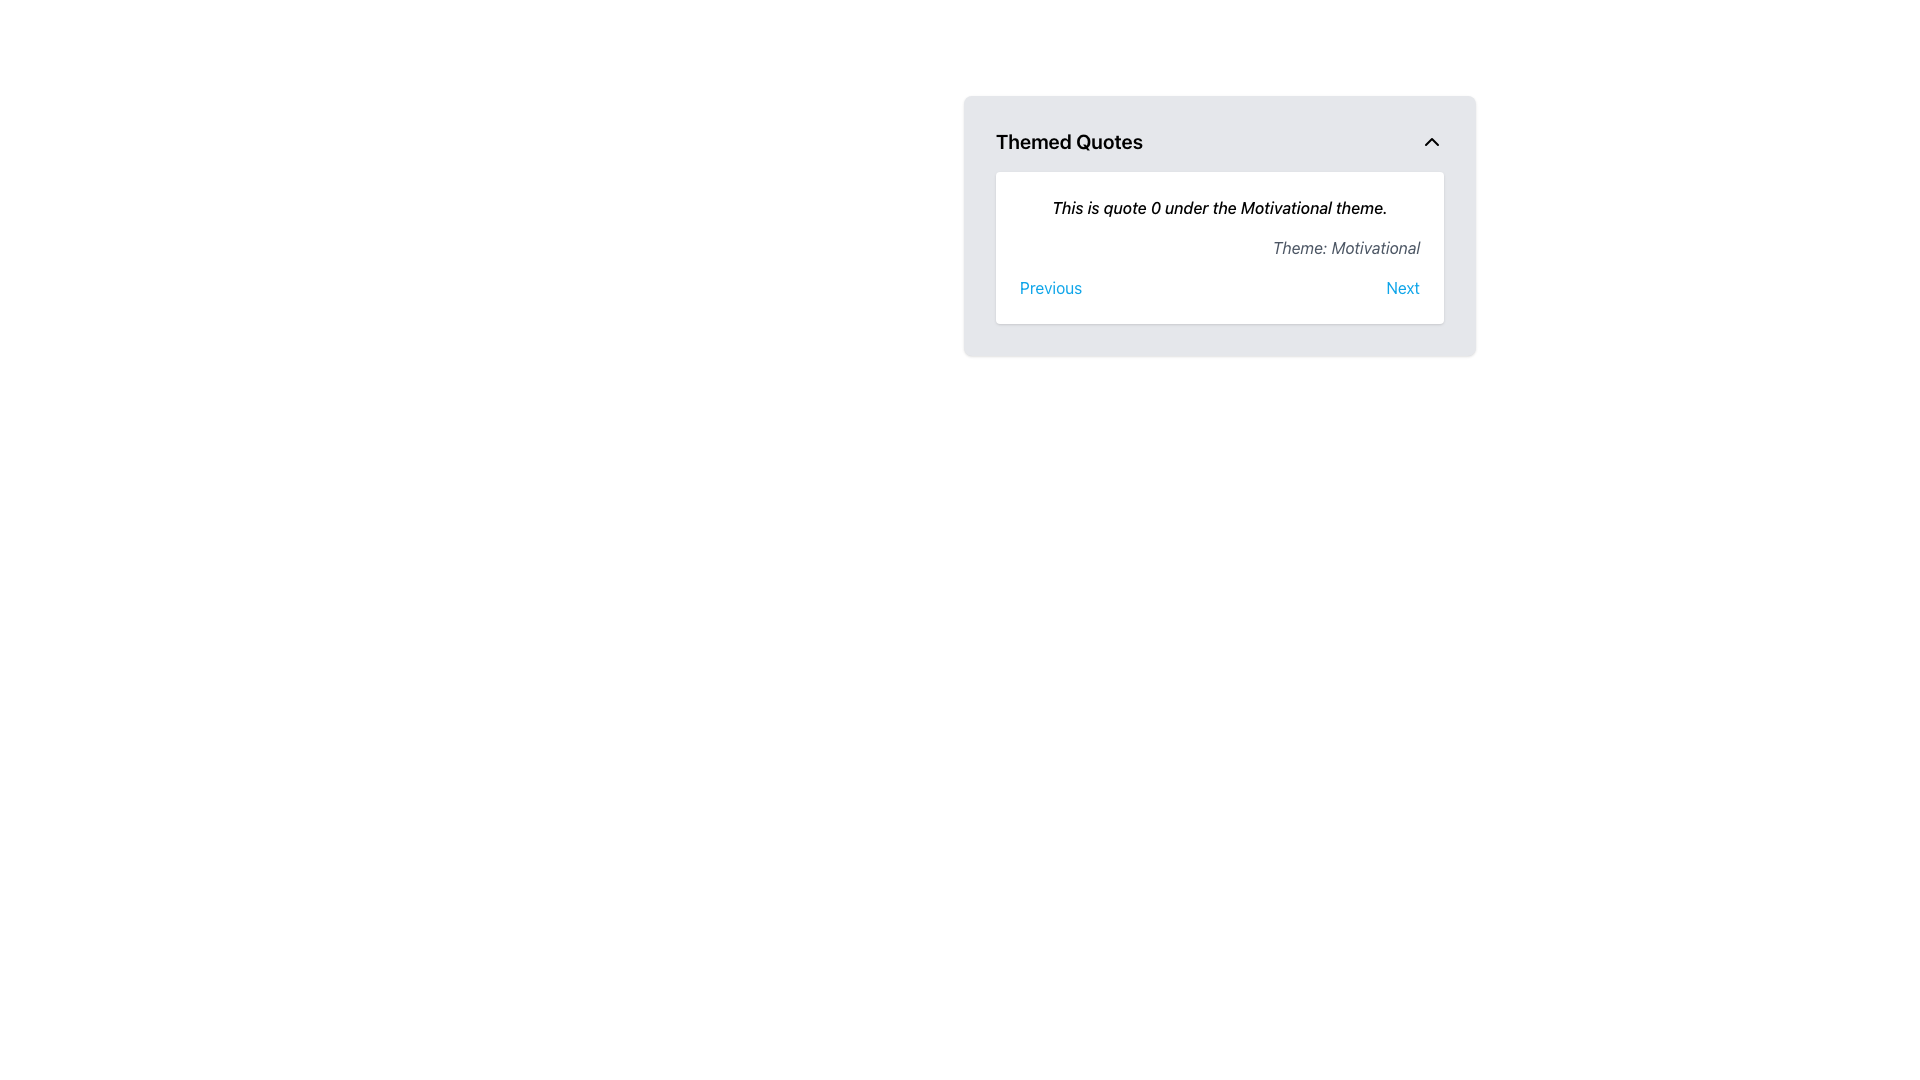 This screenshot has width=1920, height=1080. I want to click on the header text 'Themed Quotes' which is styled in bold, large sans-serif font located at the top-left corner of the card, so click(1068, 141).